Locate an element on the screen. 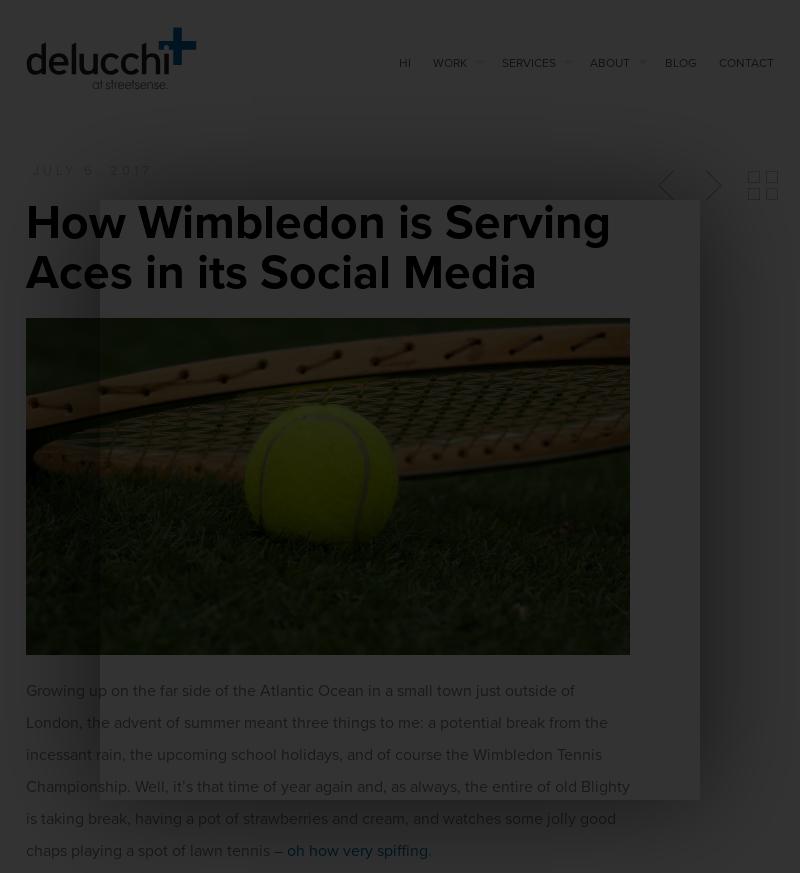  'About' is located at coordinates (610, 60).